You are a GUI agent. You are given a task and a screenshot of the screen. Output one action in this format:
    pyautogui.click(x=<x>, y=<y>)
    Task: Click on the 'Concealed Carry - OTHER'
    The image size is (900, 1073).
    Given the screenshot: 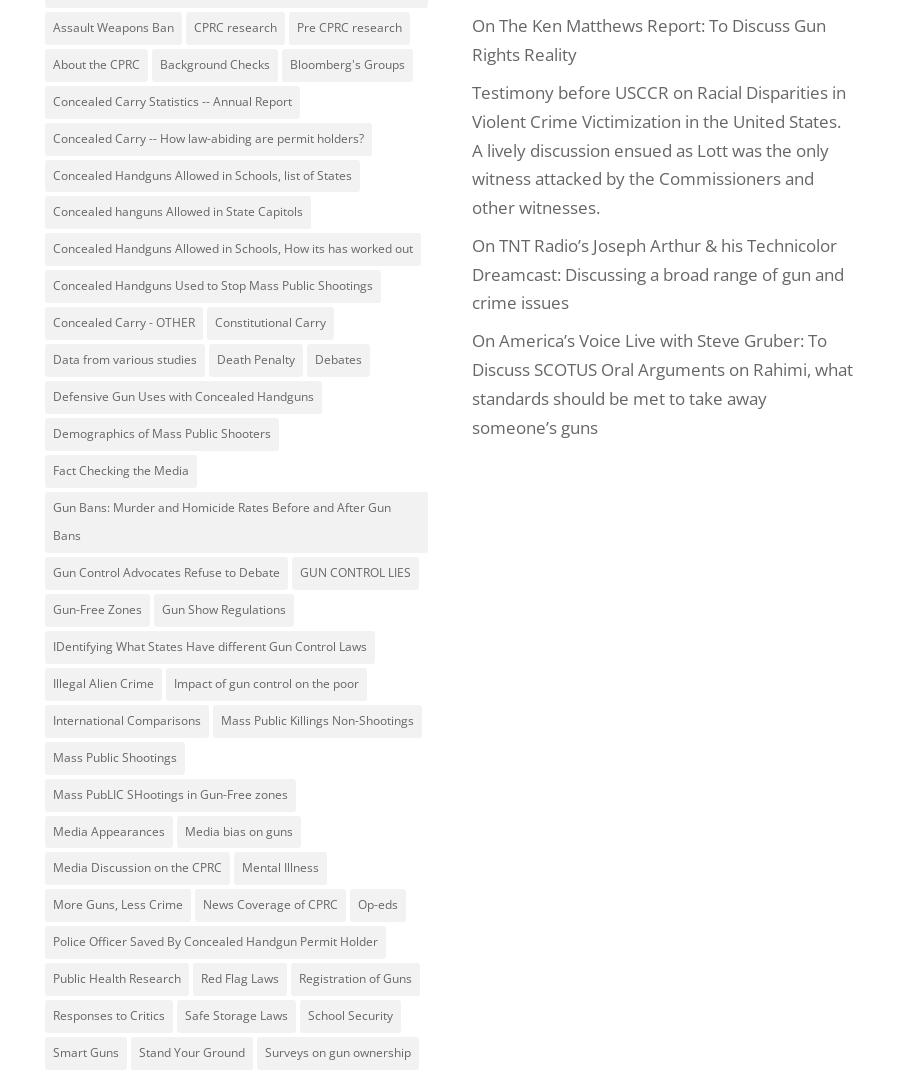 What is the action you would take?
    pyautogui.click(x=124, y=322)
    